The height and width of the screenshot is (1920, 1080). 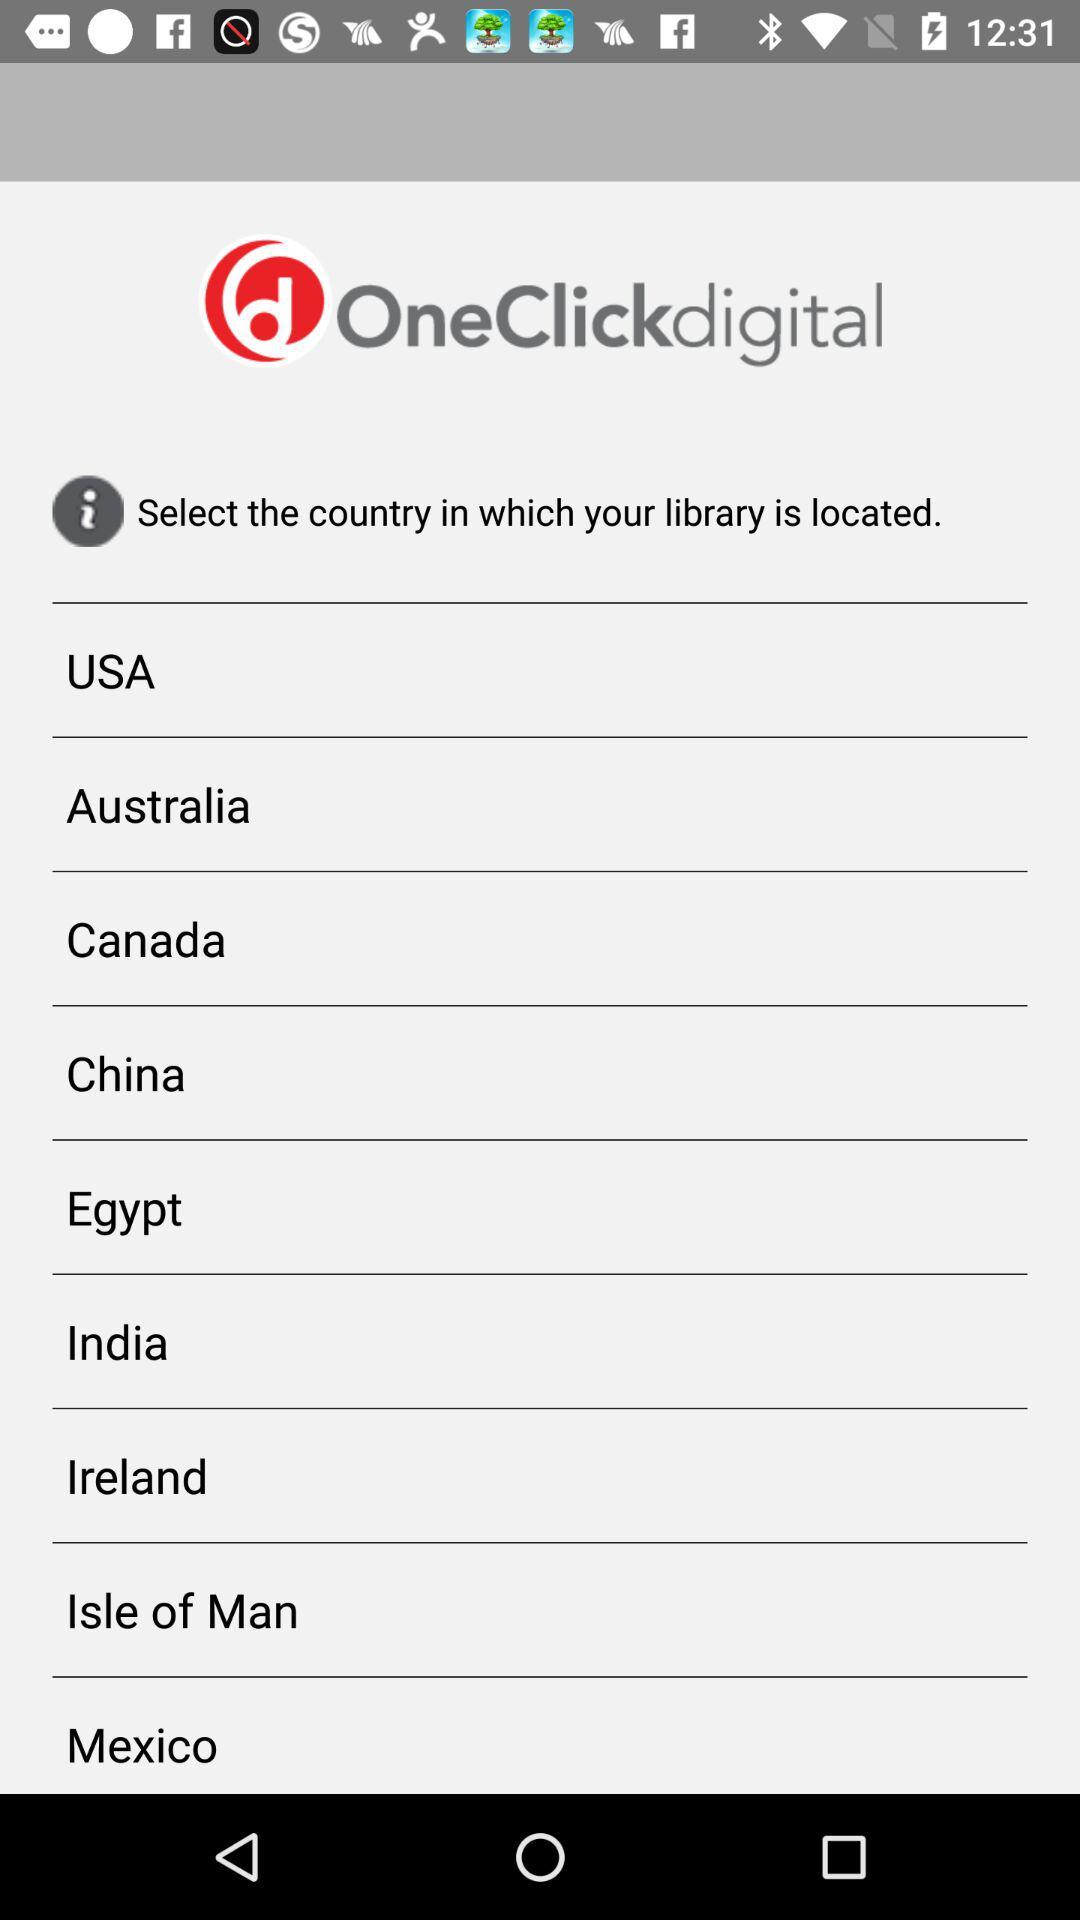 What do you see at coordinates (540, 1734) in the screenshot?
I see `mexico` at bounding box center [540, 1734].